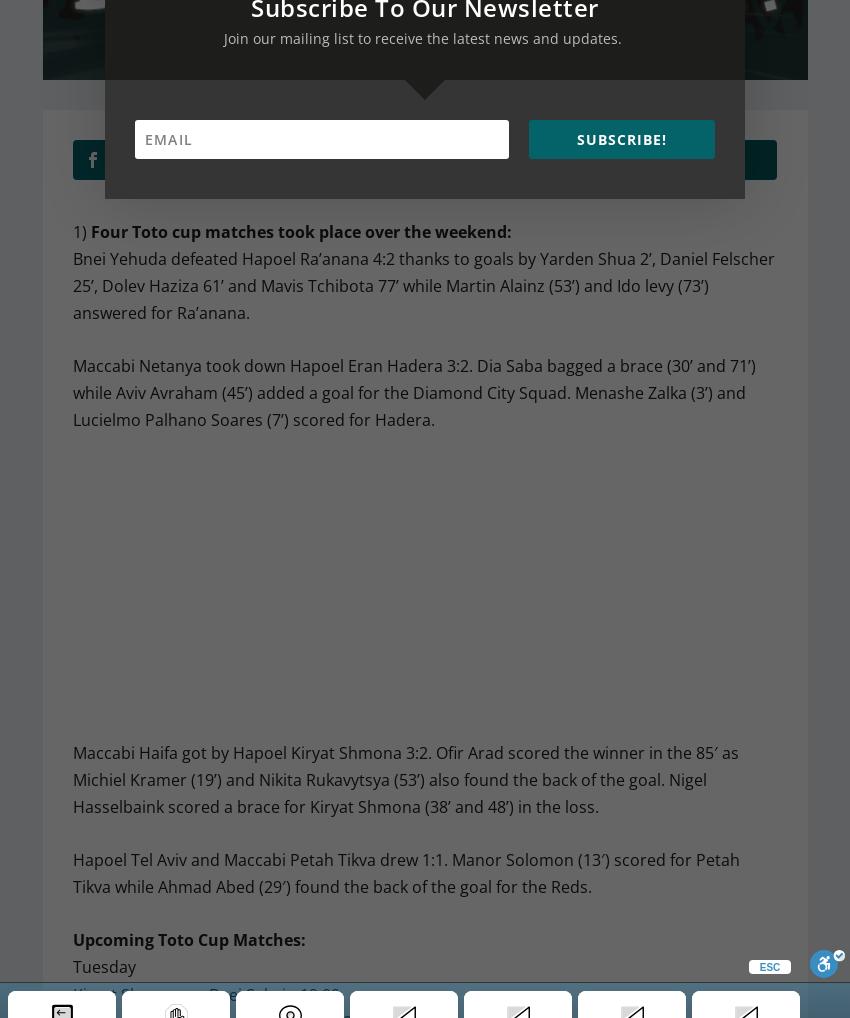 The height and width of the screenshot is (1018, 850). Describe the element at coordinates (102, 965) in the screenshot. I see `'Tuesday'` at that location.